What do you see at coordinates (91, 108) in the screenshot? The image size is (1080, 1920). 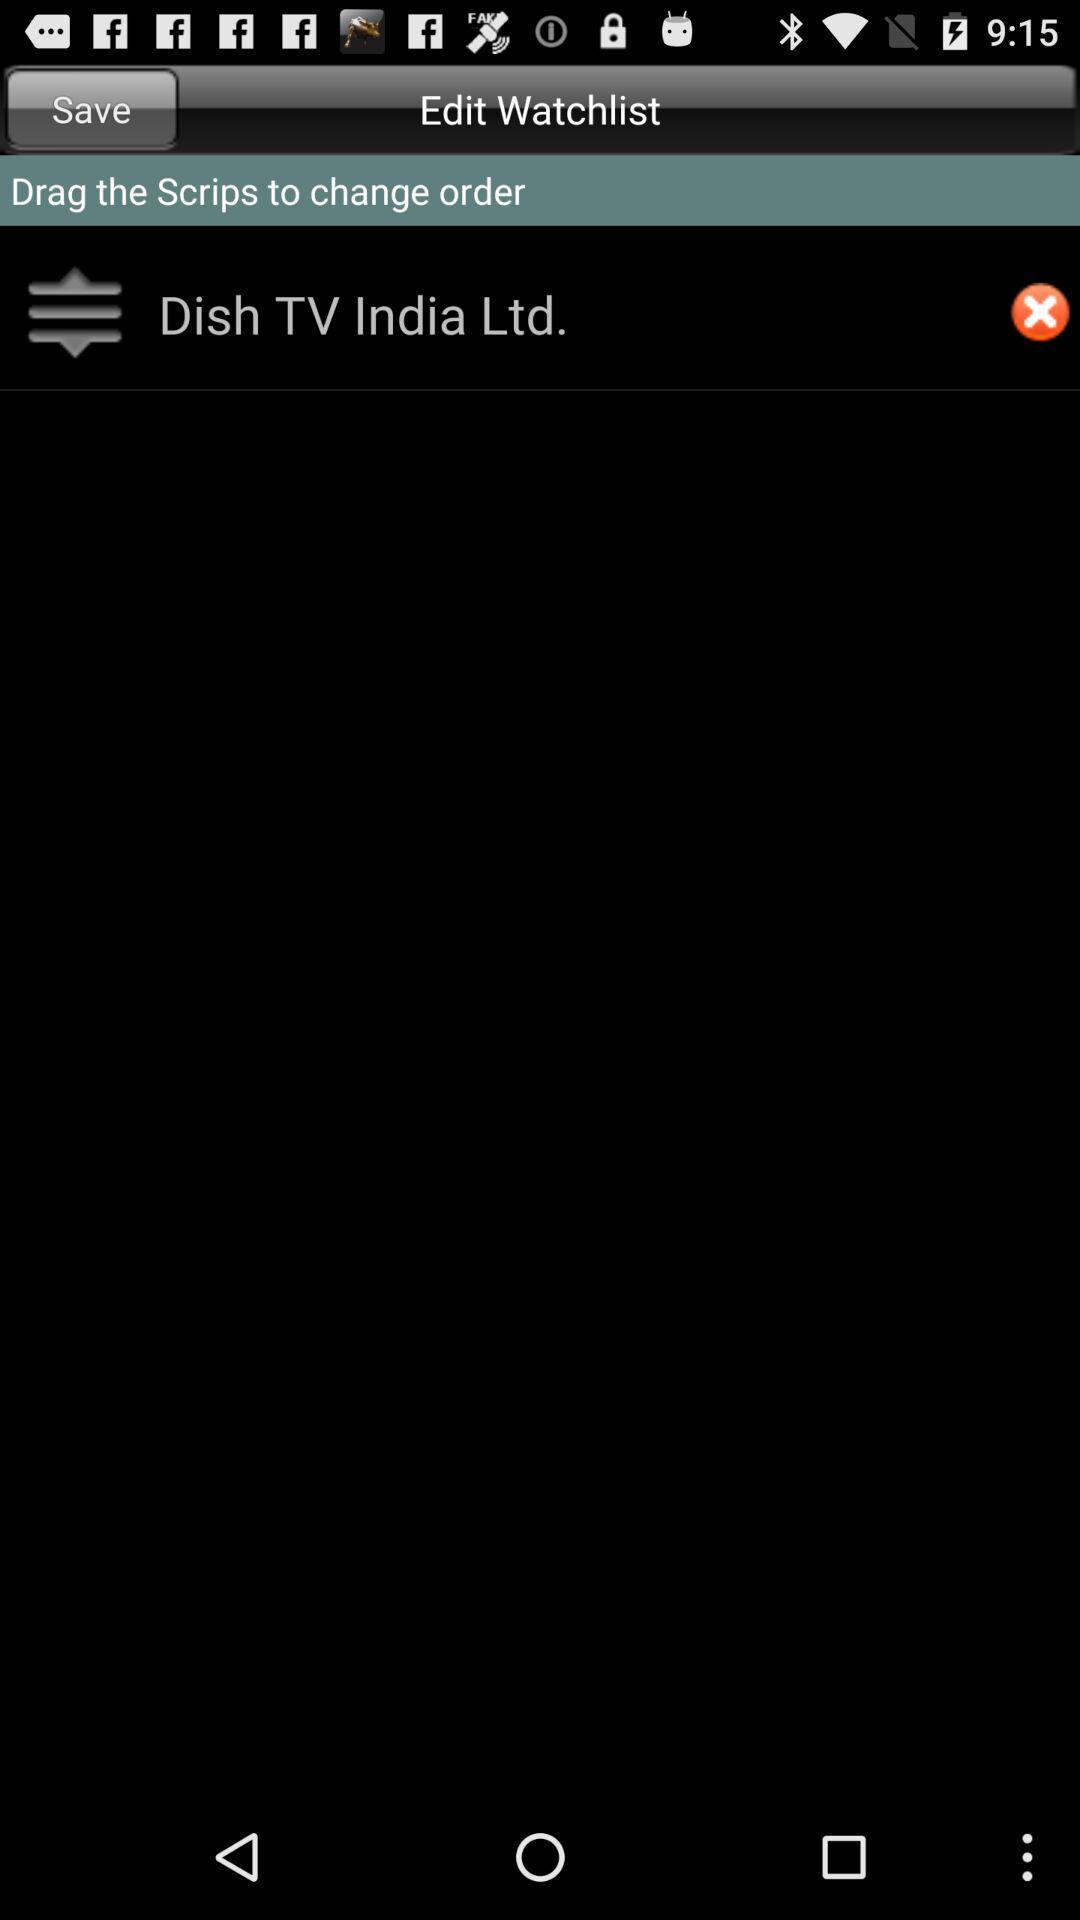 I see `the item next to edit watchlist icon` at bounding box center [91, 108].